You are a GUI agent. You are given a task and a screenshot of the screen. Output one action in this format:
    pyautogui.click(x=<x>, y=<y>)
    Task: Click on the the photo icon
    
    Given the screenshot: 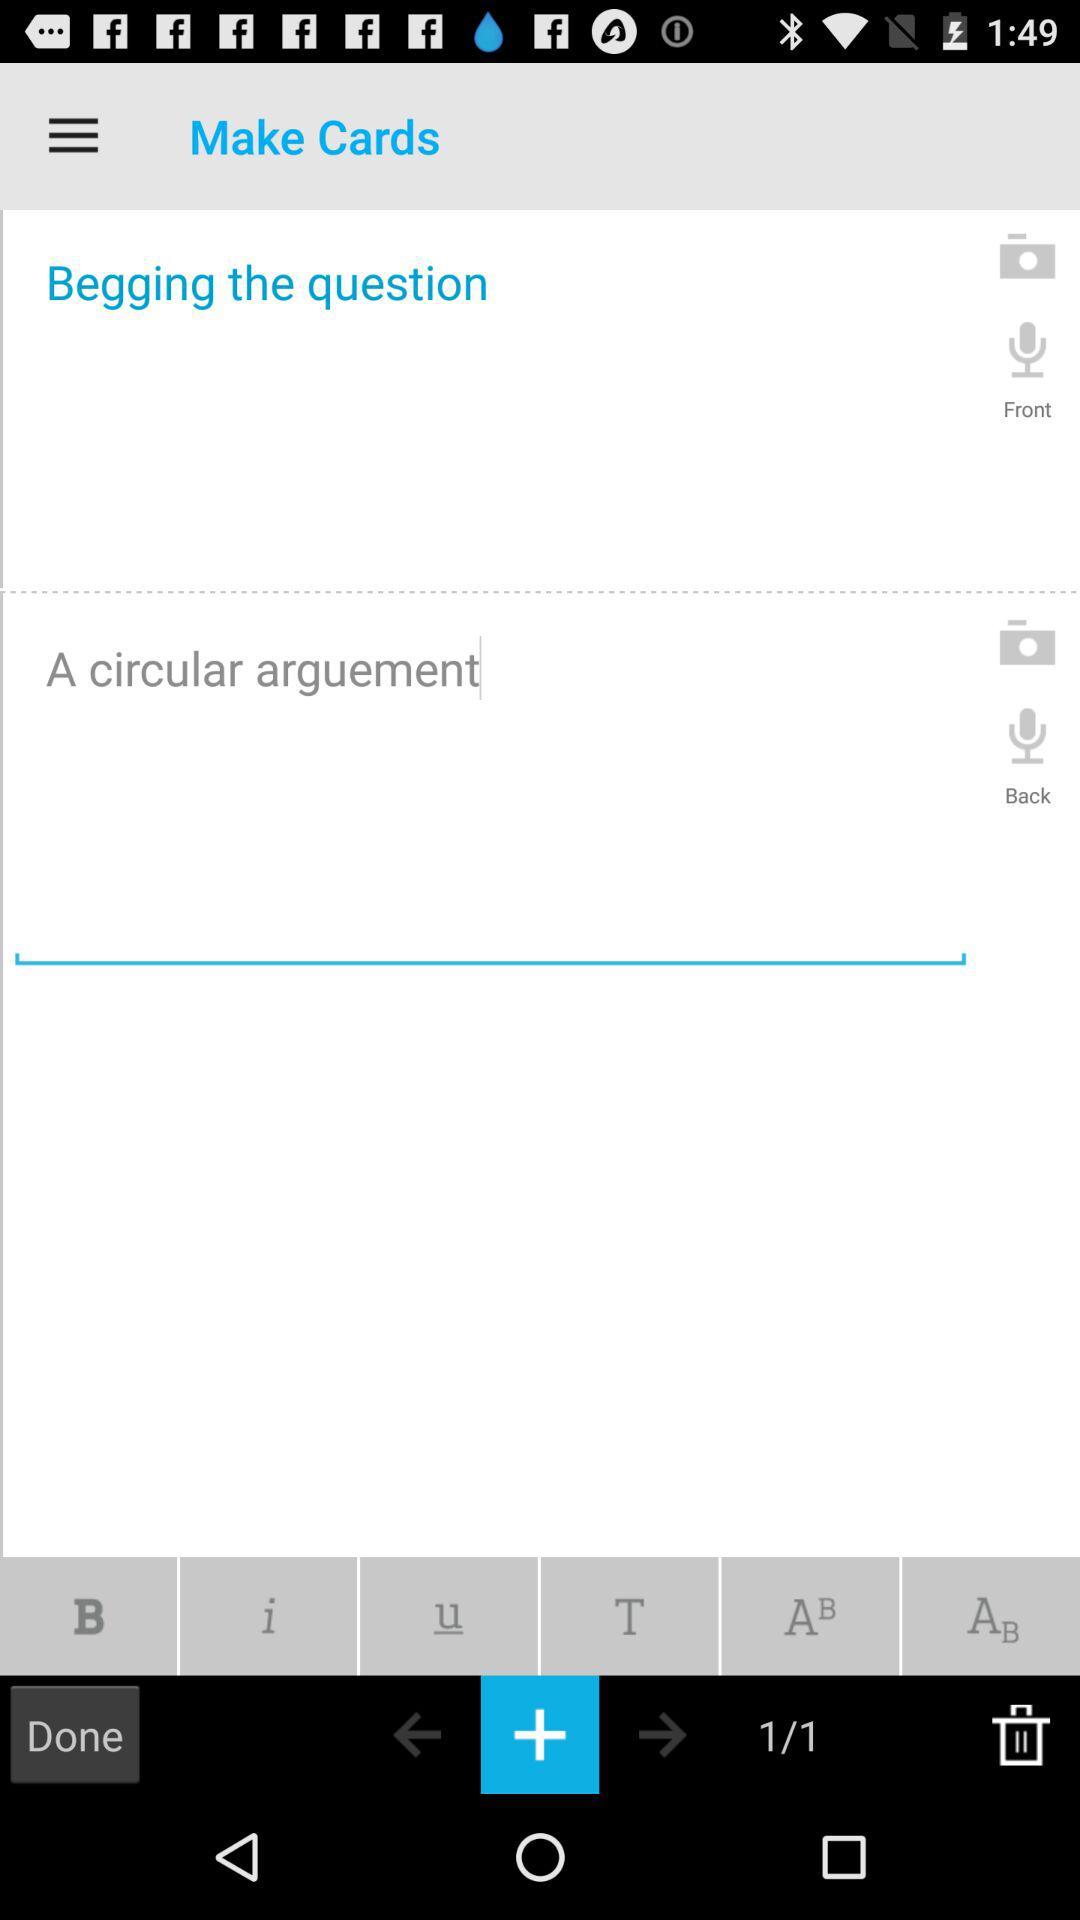 What is the action you would take?
    pyautogui.click(x=1027, y=273)
    